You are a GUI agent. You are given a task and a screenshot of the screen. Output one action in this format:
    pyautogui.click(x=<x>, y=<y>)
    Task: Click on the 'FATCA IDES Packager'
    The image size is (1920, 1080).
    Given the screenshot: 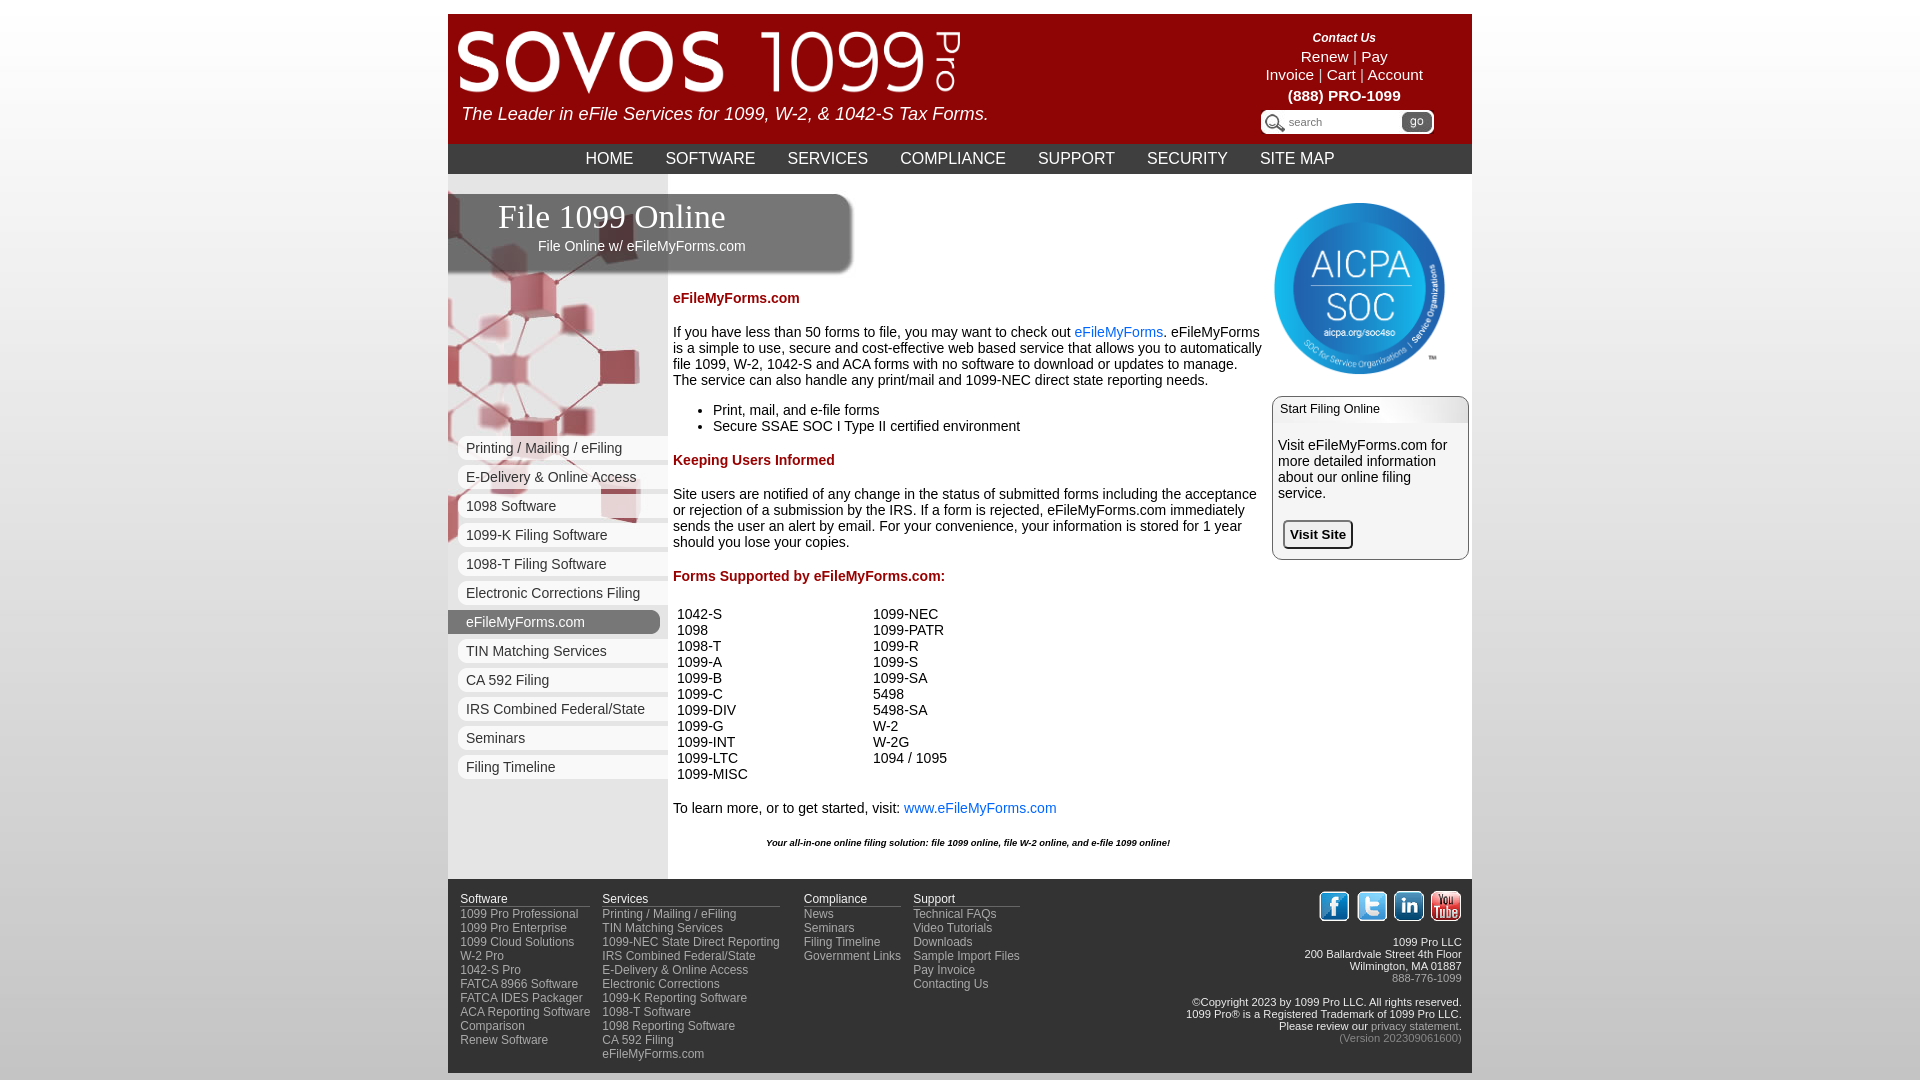 What is the action you would take?
    pyautogui.click(x=521, y=998)
    